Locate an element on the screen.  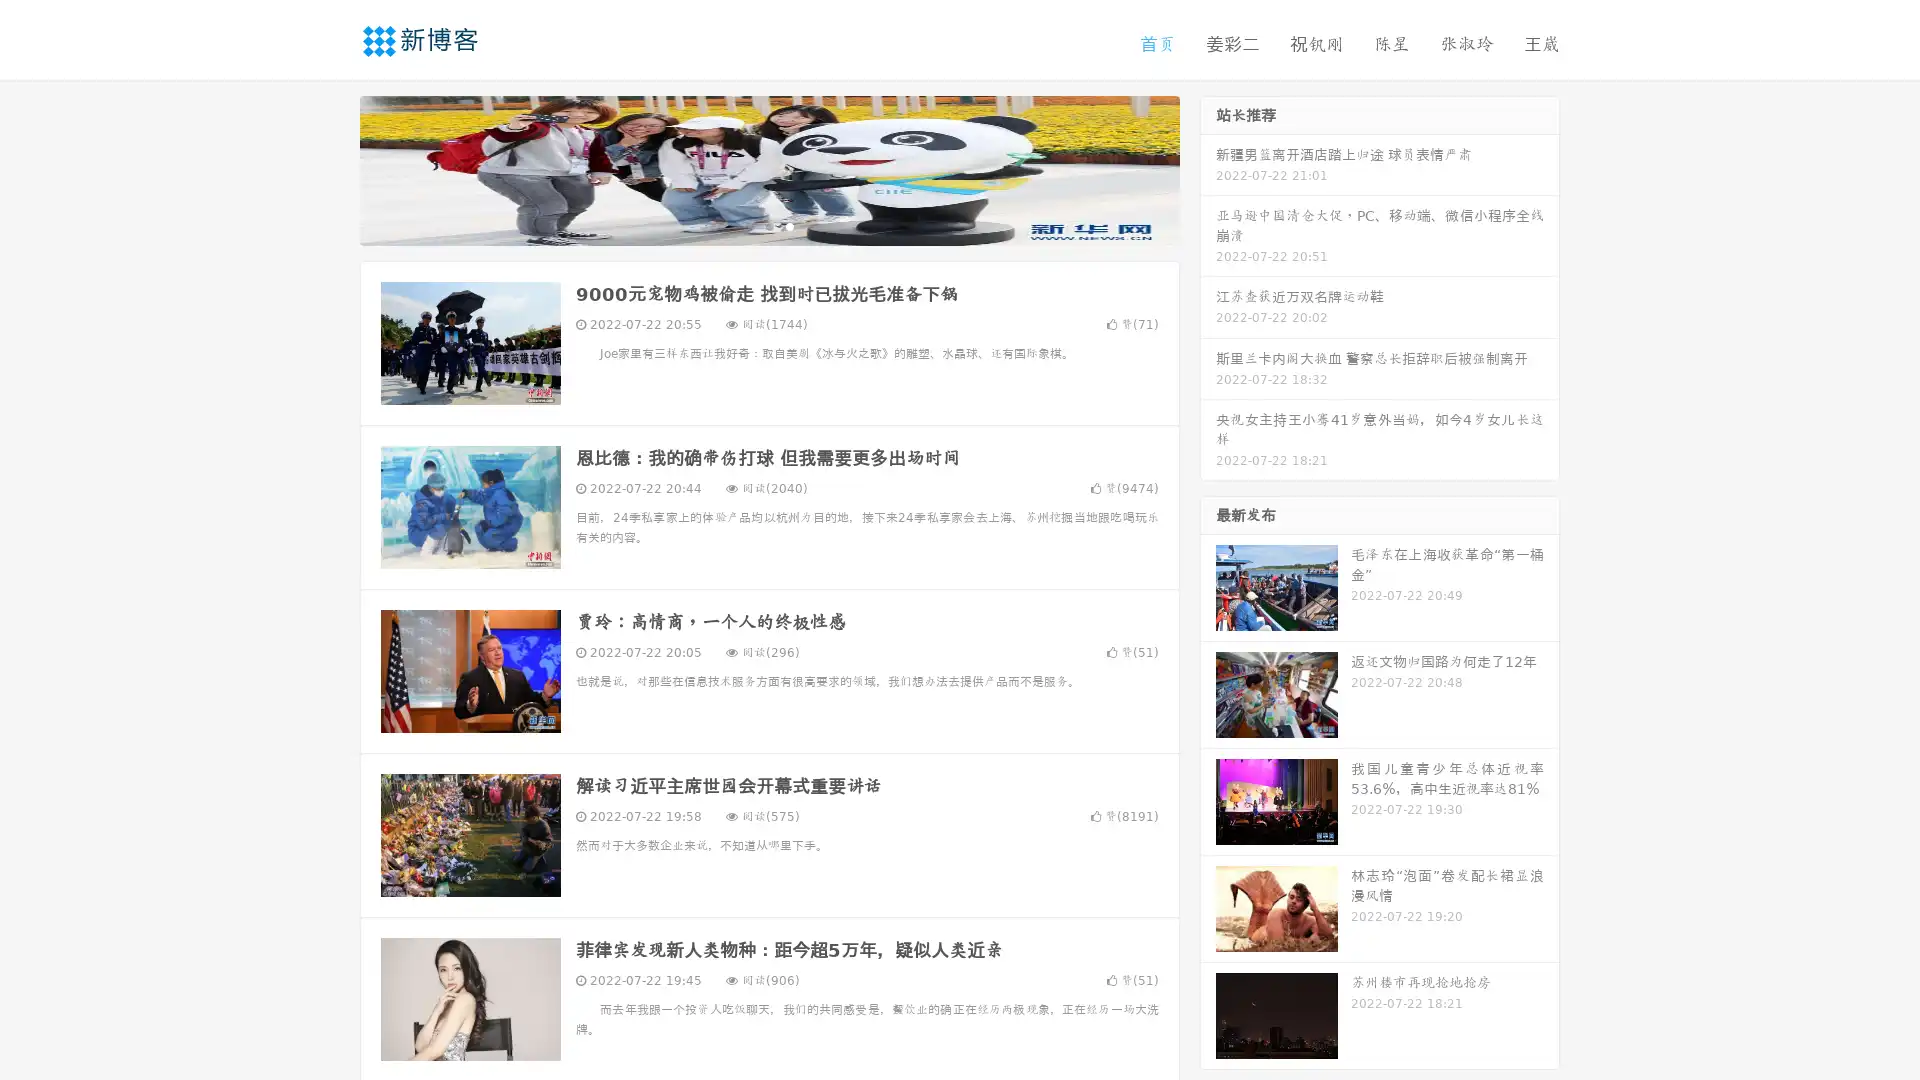
Previous slide is located at coordinates (330, 168).